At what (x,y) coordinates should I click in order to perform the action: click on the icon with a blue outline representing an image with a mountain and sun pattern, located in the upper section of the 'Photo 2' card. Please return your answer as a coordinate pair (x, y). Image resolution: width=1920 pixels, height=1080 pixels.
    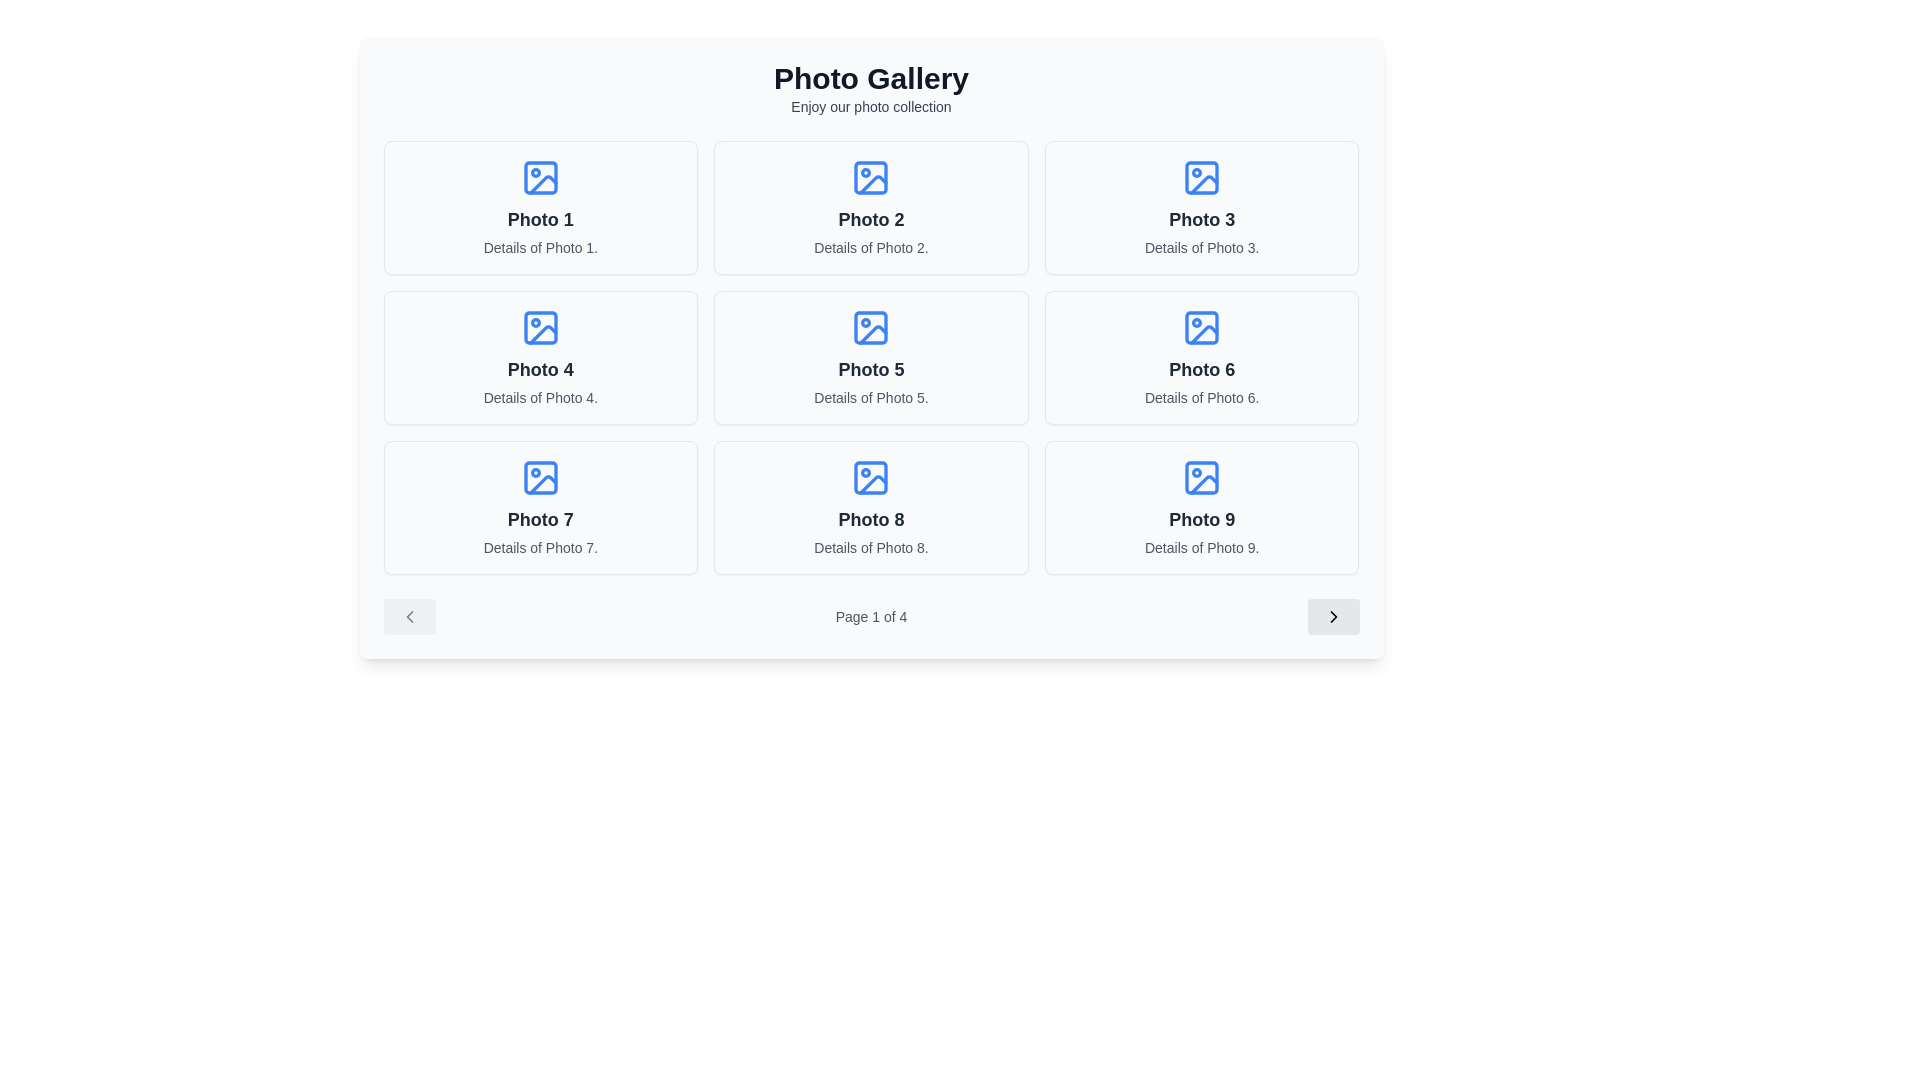
    Looking at the image, I should click on (871, 176).